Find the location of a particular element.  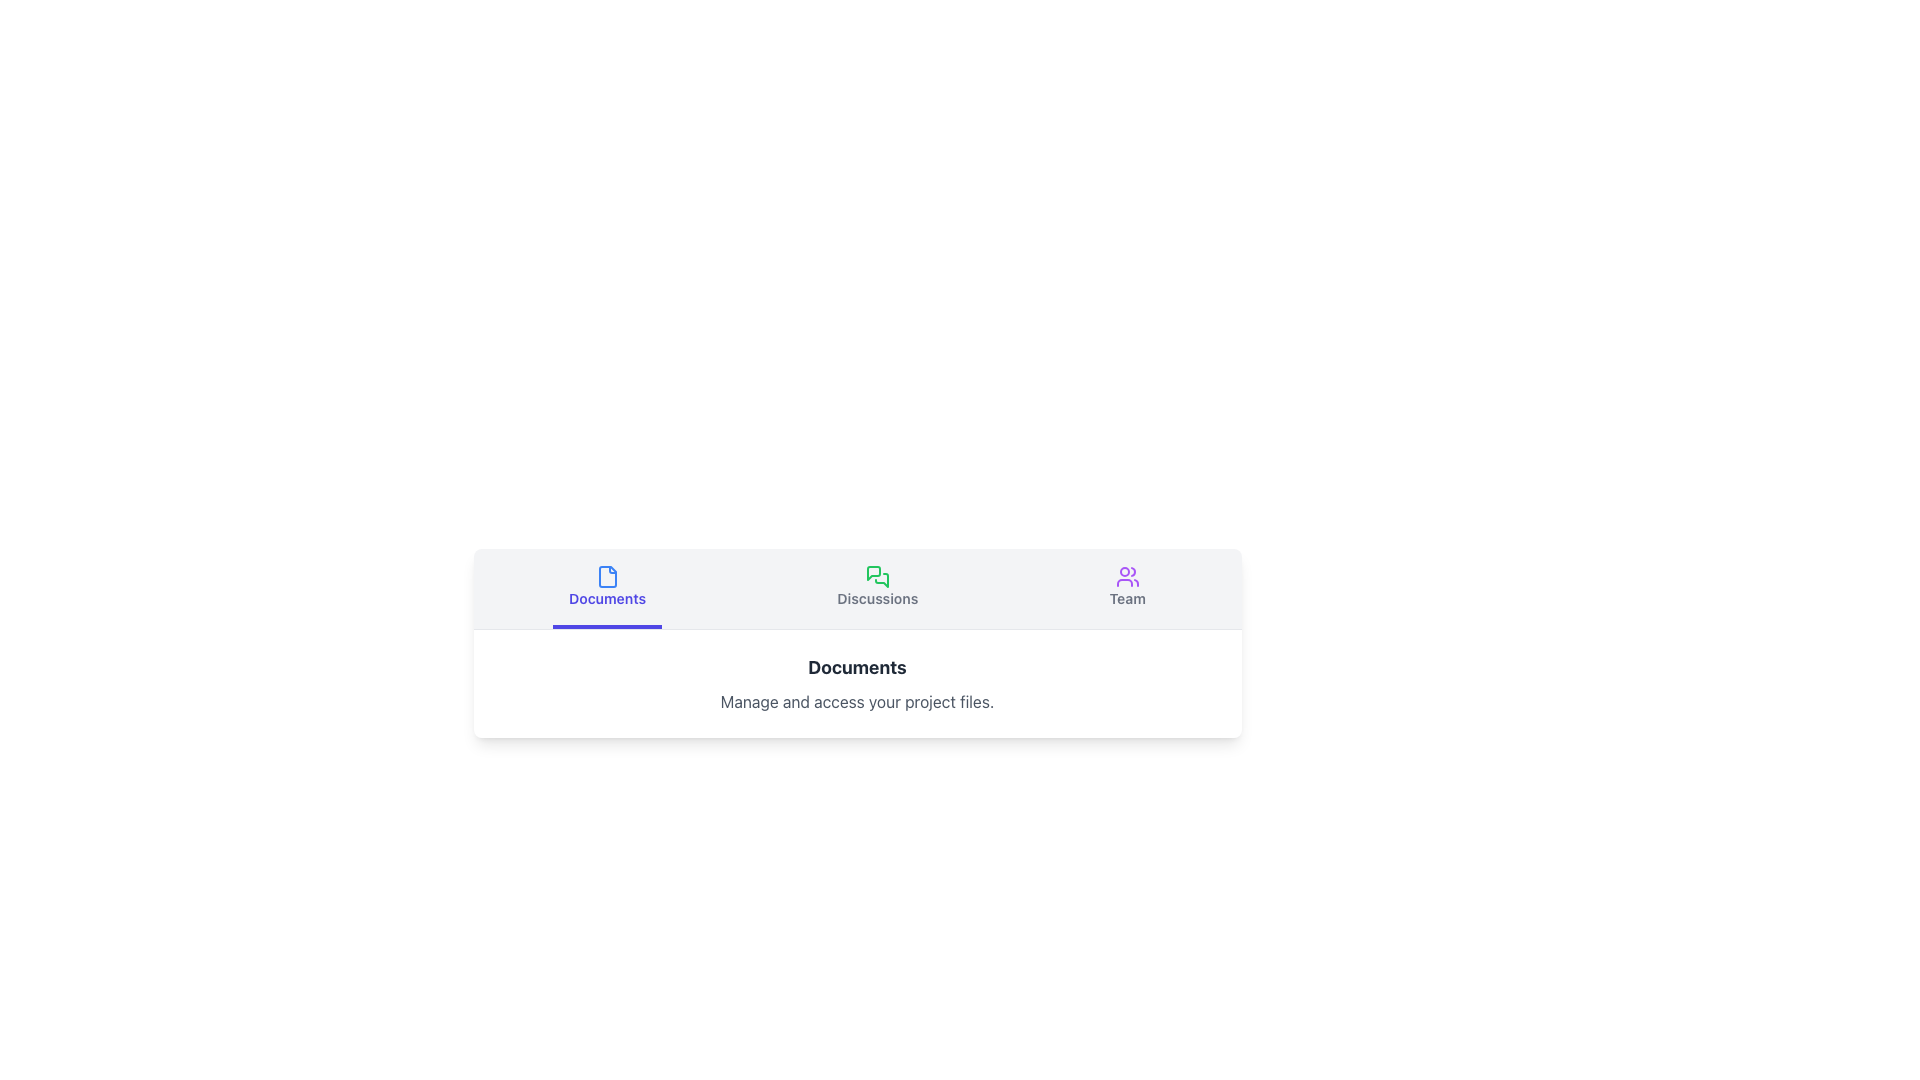

the 'Discussions' button, which features an icon of two overlapping speech bubbles in green and a gray text label below it that changes to light indigo on hover is located at coordinates (877, 587).